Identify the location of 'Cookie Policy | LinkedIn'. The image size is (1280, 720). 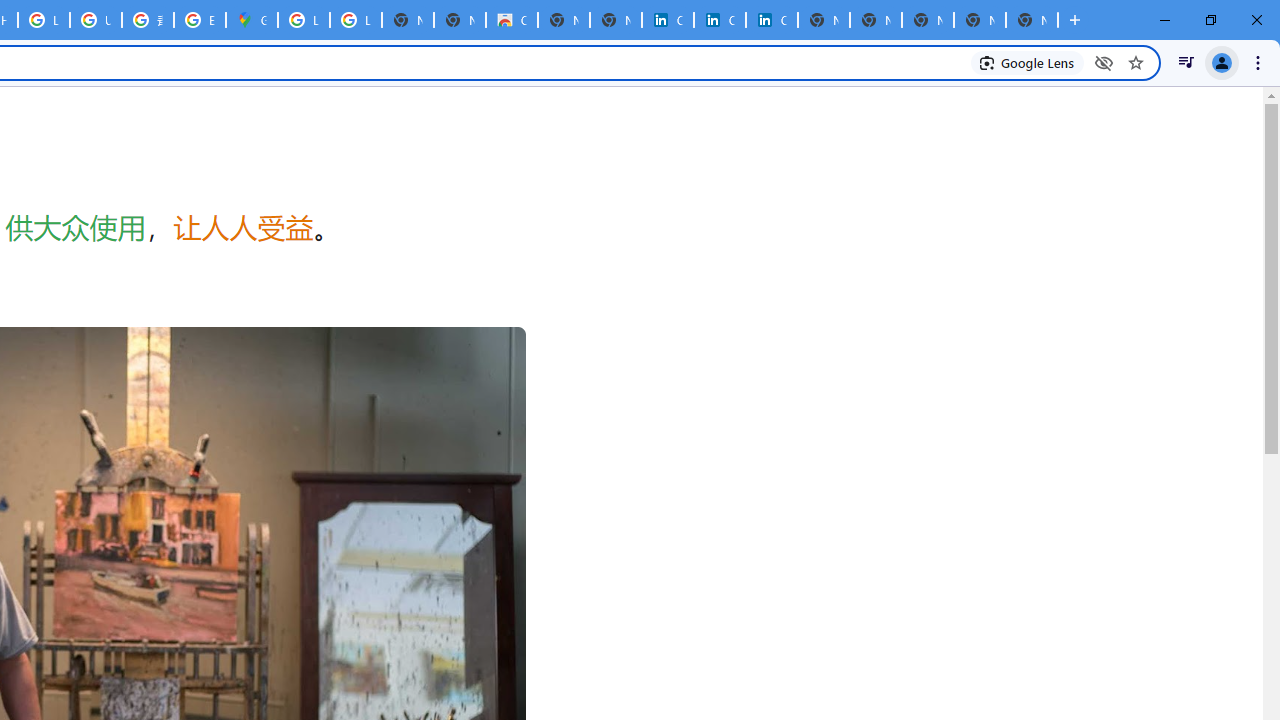
(668, 20).